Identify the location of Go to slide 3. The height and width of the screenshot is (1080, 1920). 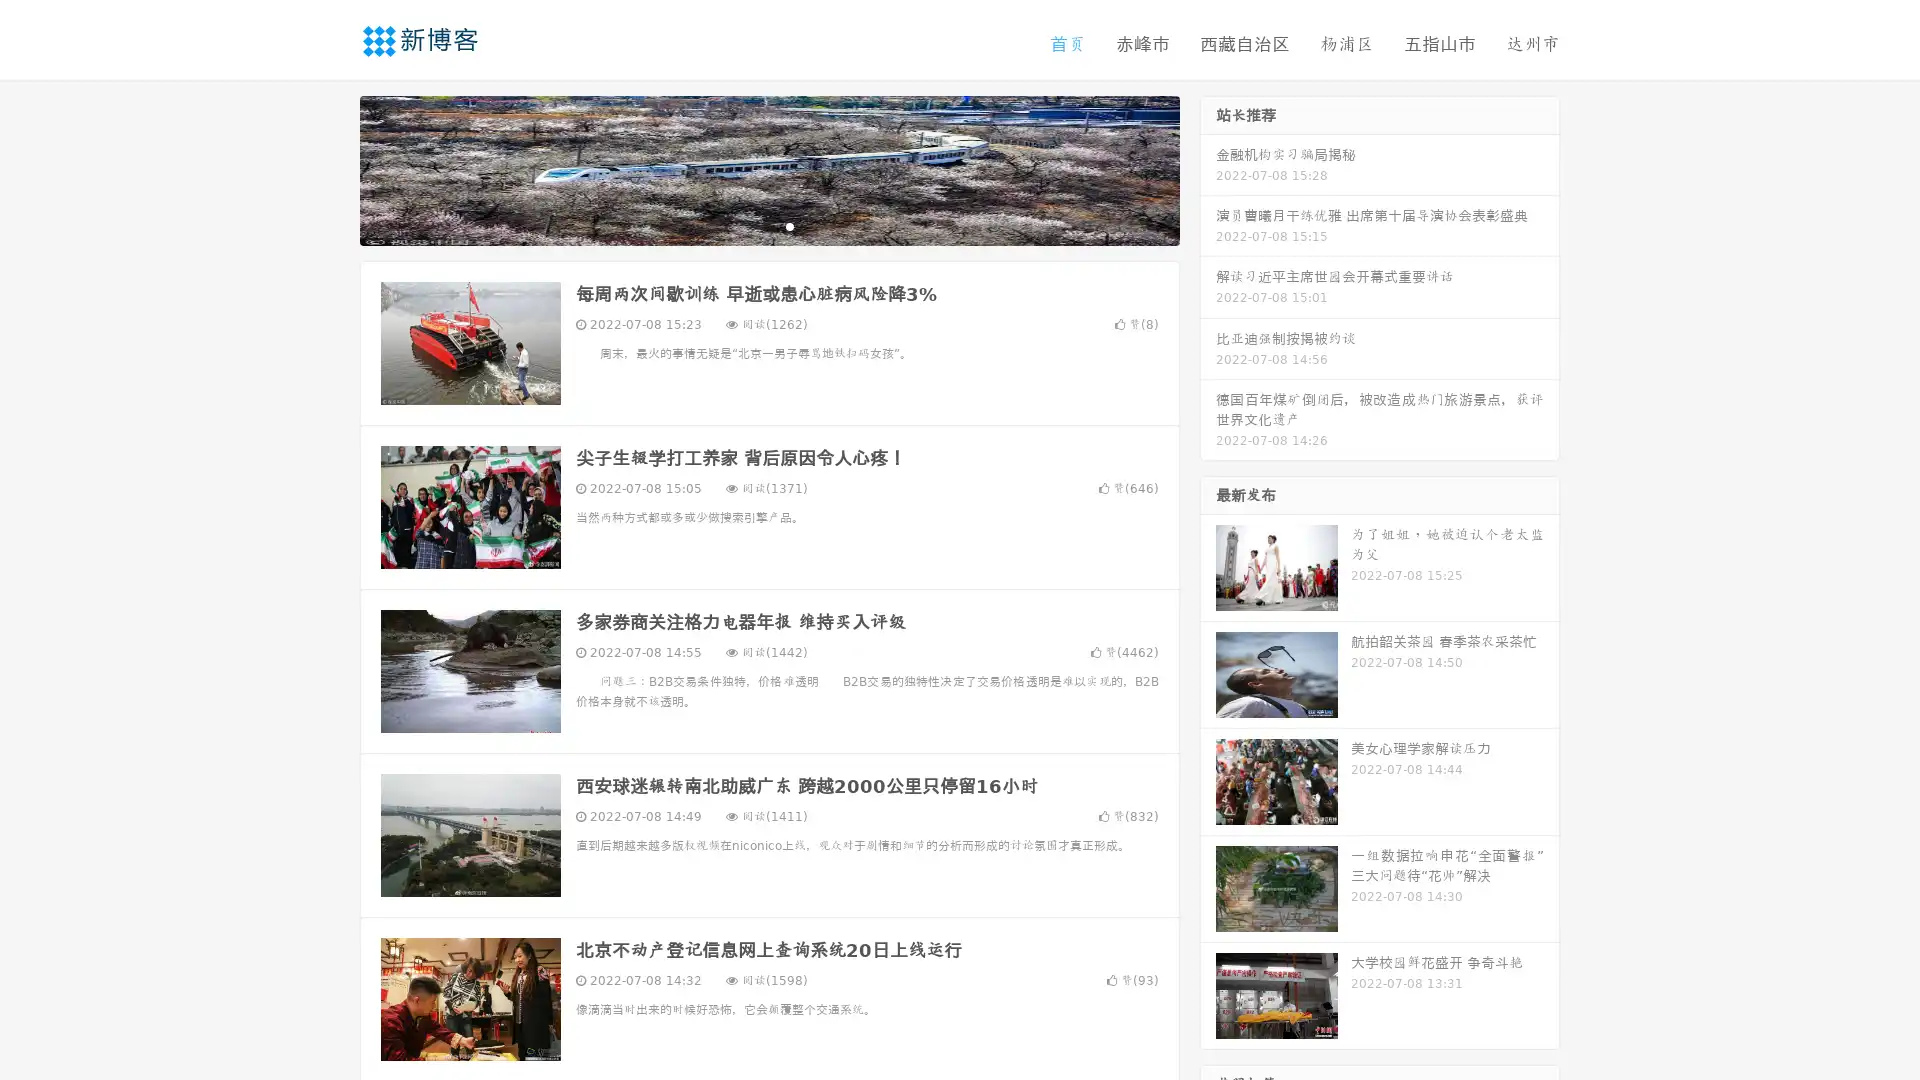
(789, 225).